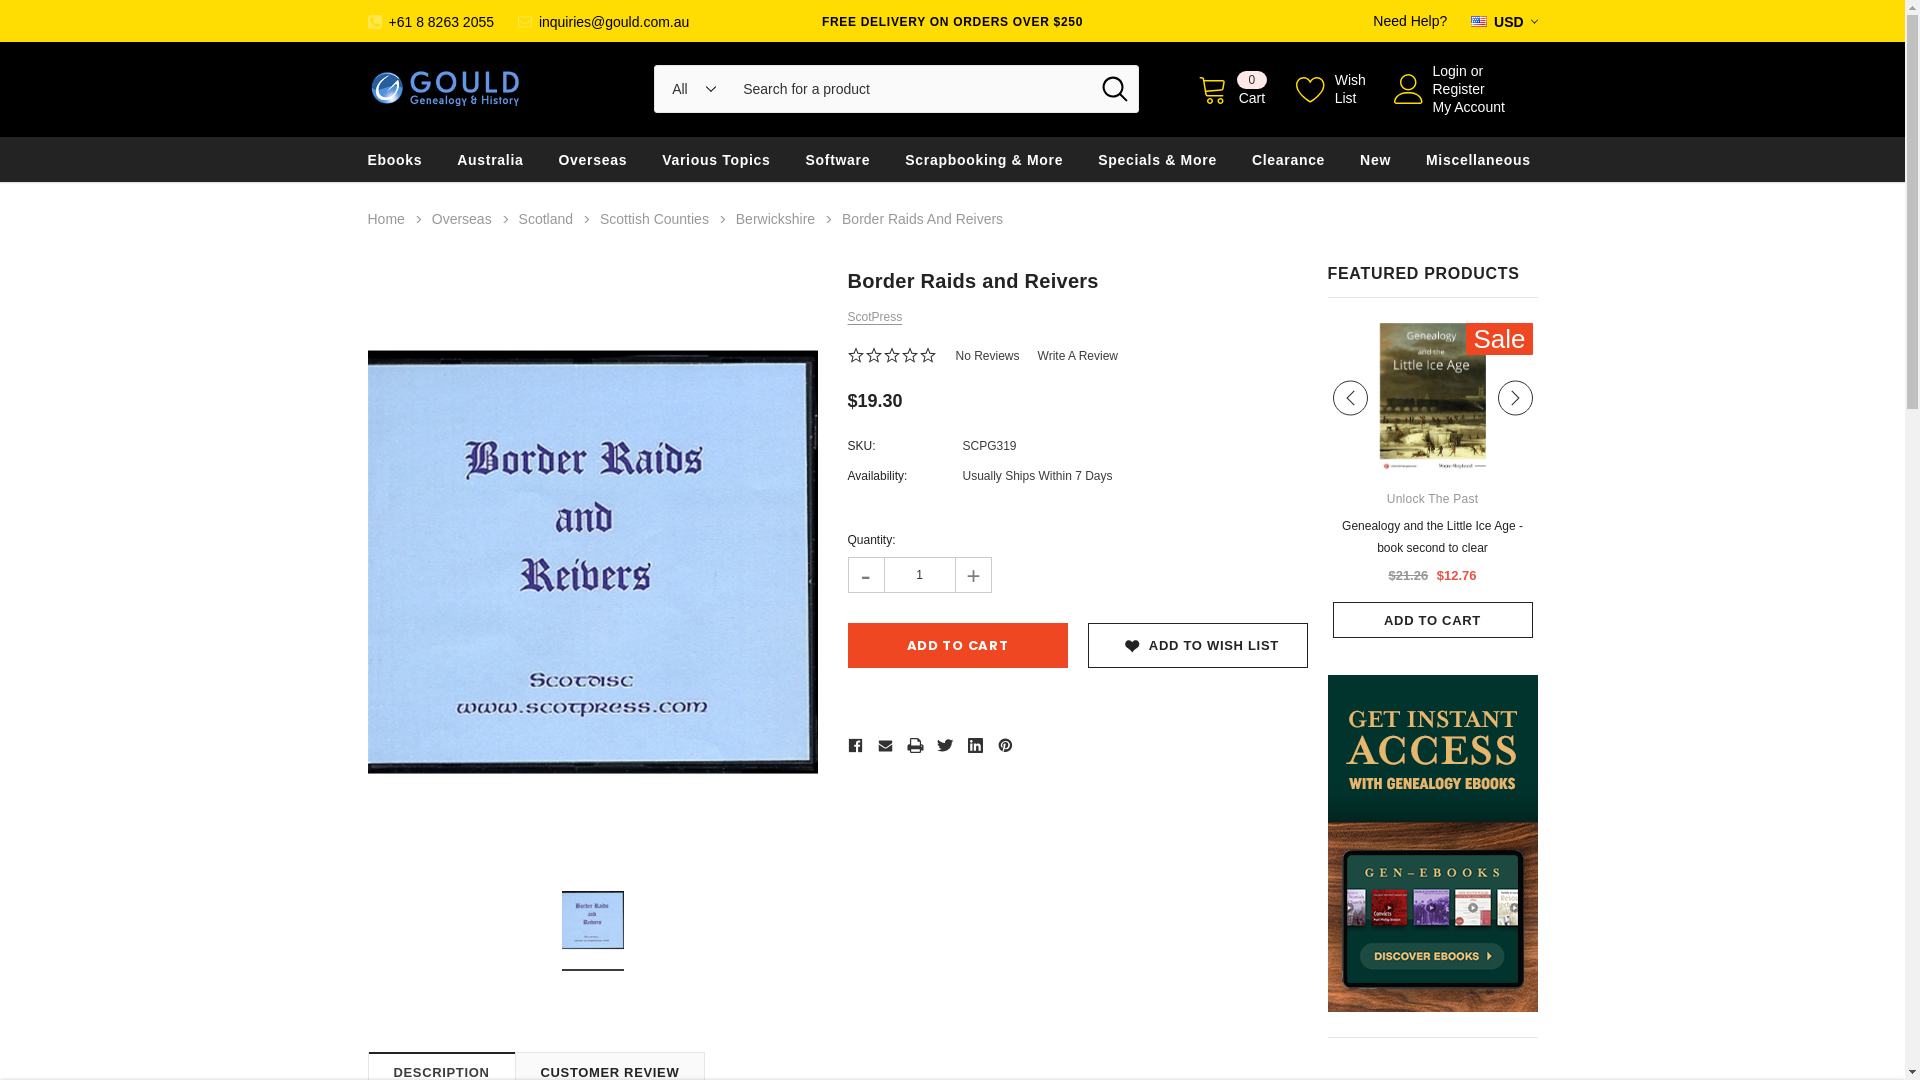  Describe the element at coordinates (546, 219) in the screenshot. I see `'Scotland'` at that location.